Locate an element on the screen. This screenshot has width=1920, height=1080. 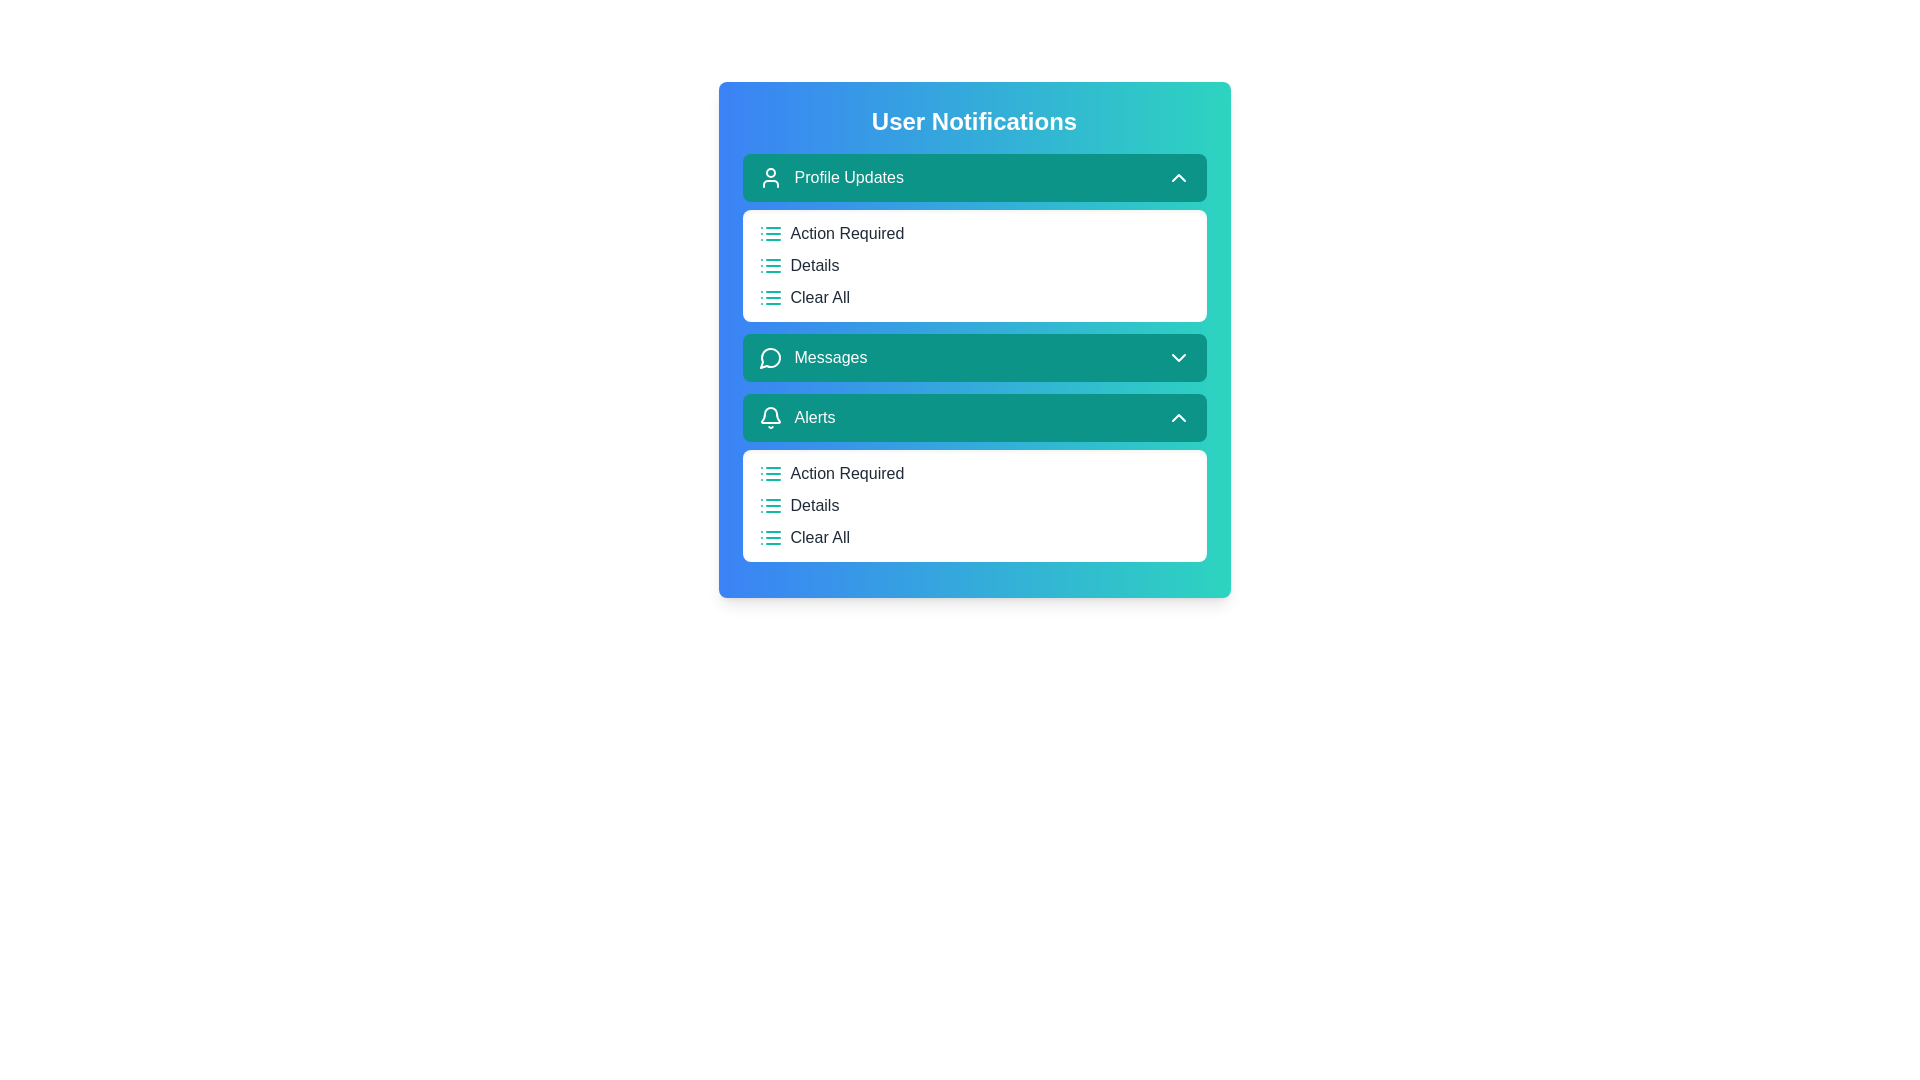
the icon associated with the 'Profile Updates' section is located at coordinates (769, 176).